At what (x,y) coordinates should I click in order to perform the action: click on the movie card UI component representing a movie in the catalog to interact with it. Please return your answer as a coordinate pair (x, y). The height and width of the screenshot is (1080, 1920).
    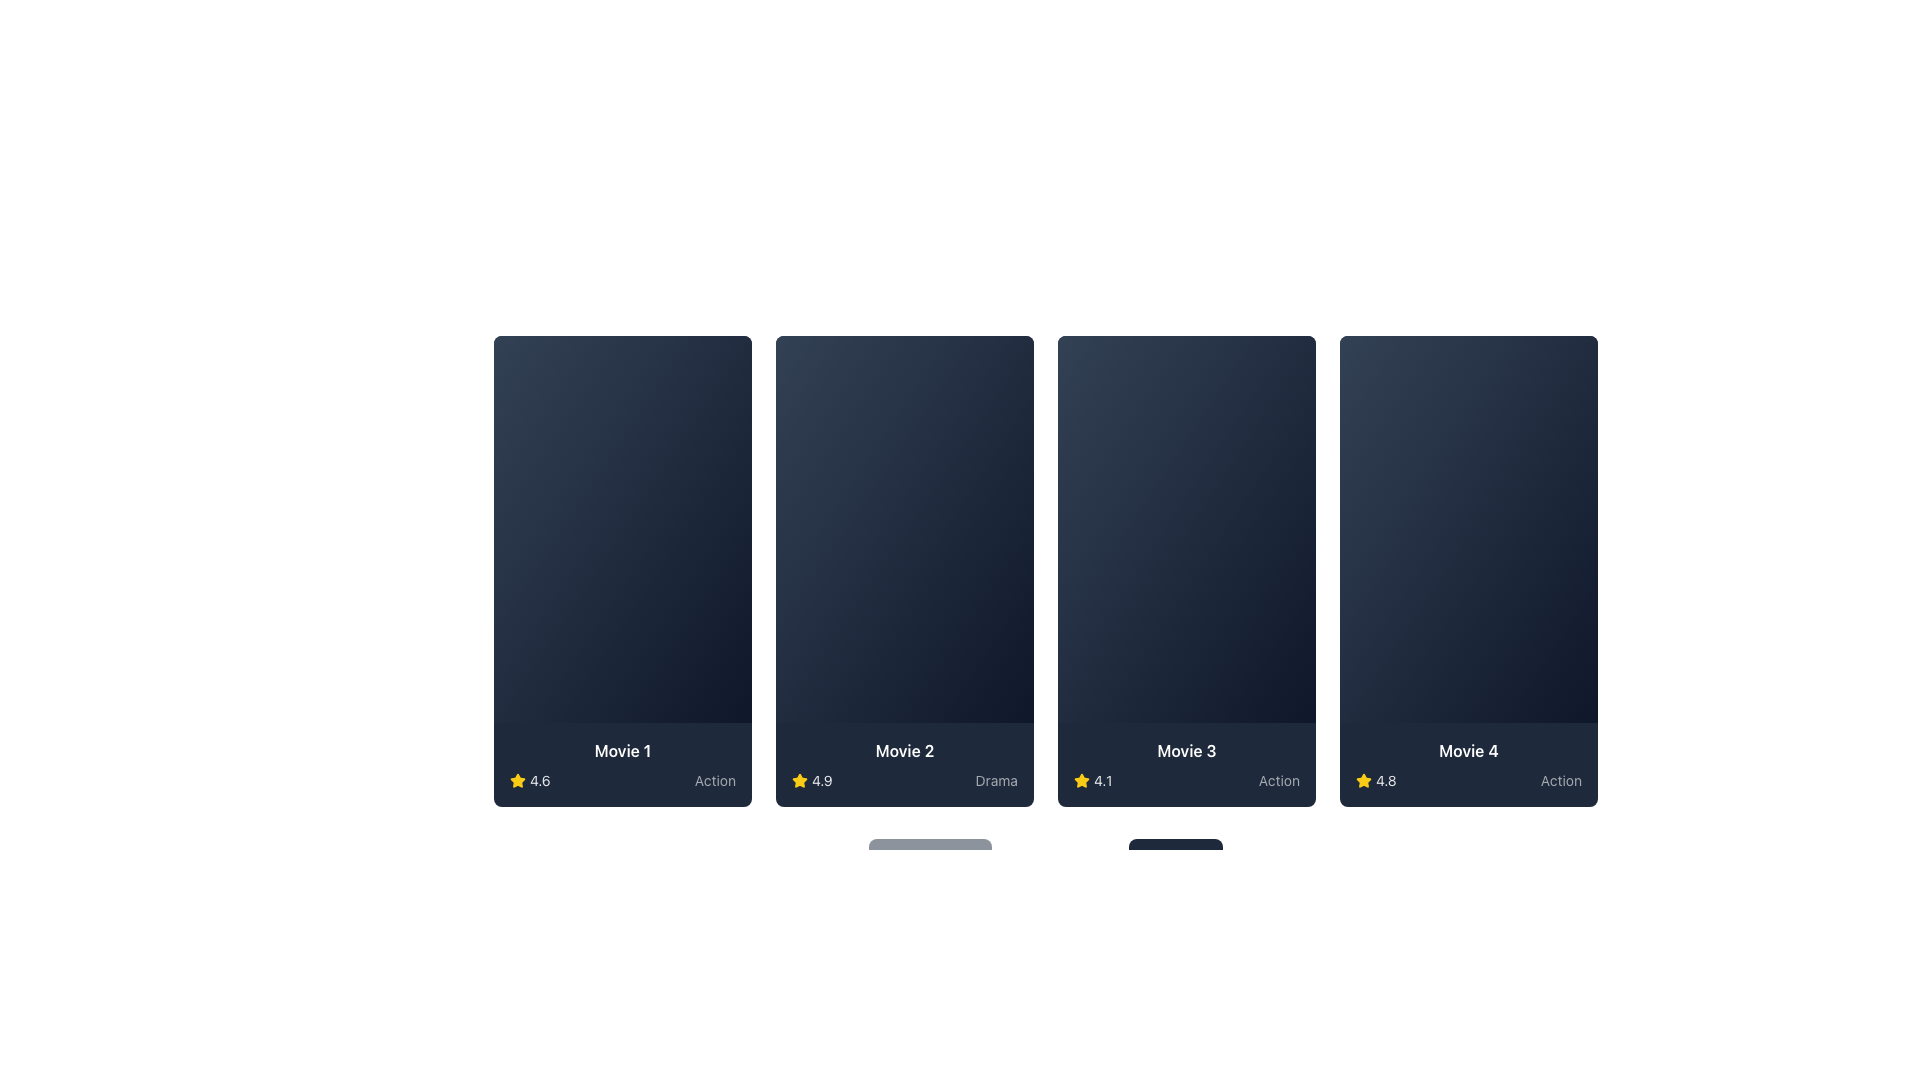
    Looking at the image, I should click on (1468, 571).